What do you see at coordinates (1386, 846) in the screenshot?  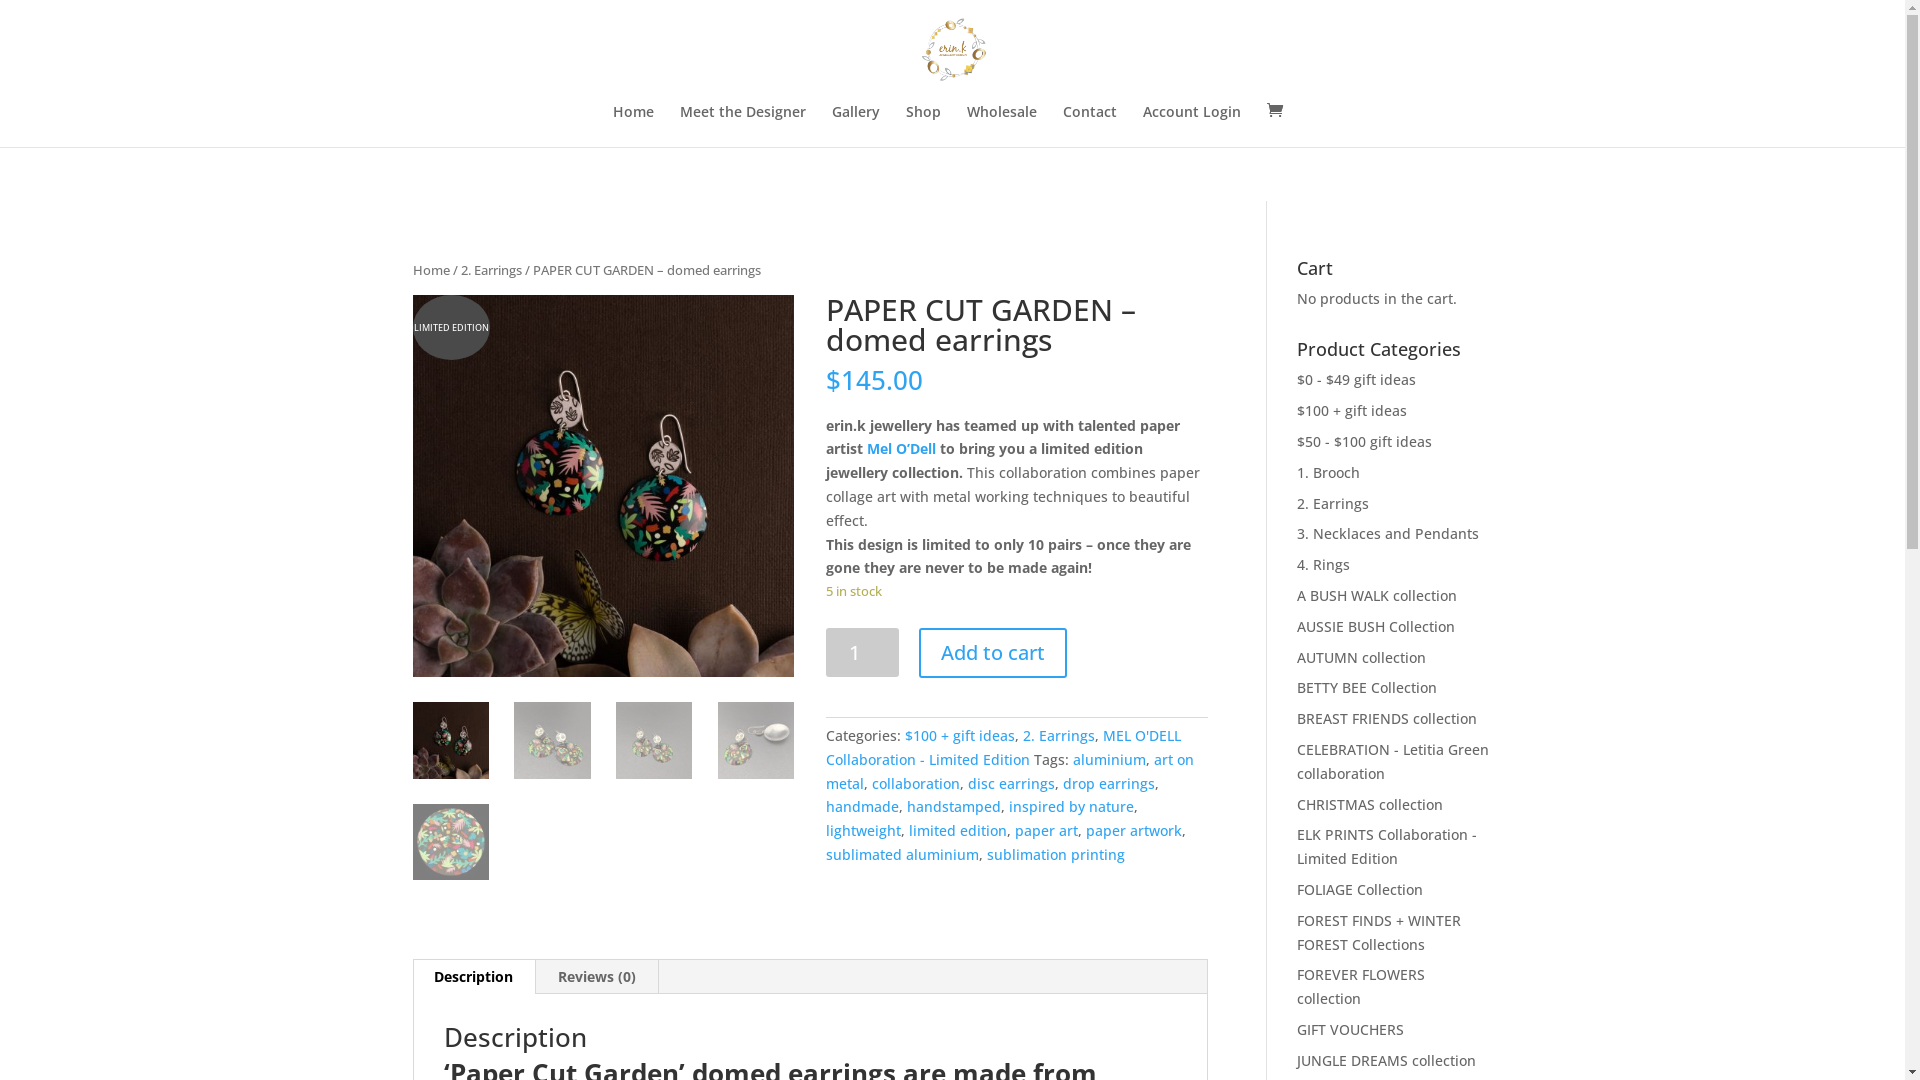 I see `'ELK PRINTS Collaboration - Limited Edition'` at bounding box center [1386, 846].